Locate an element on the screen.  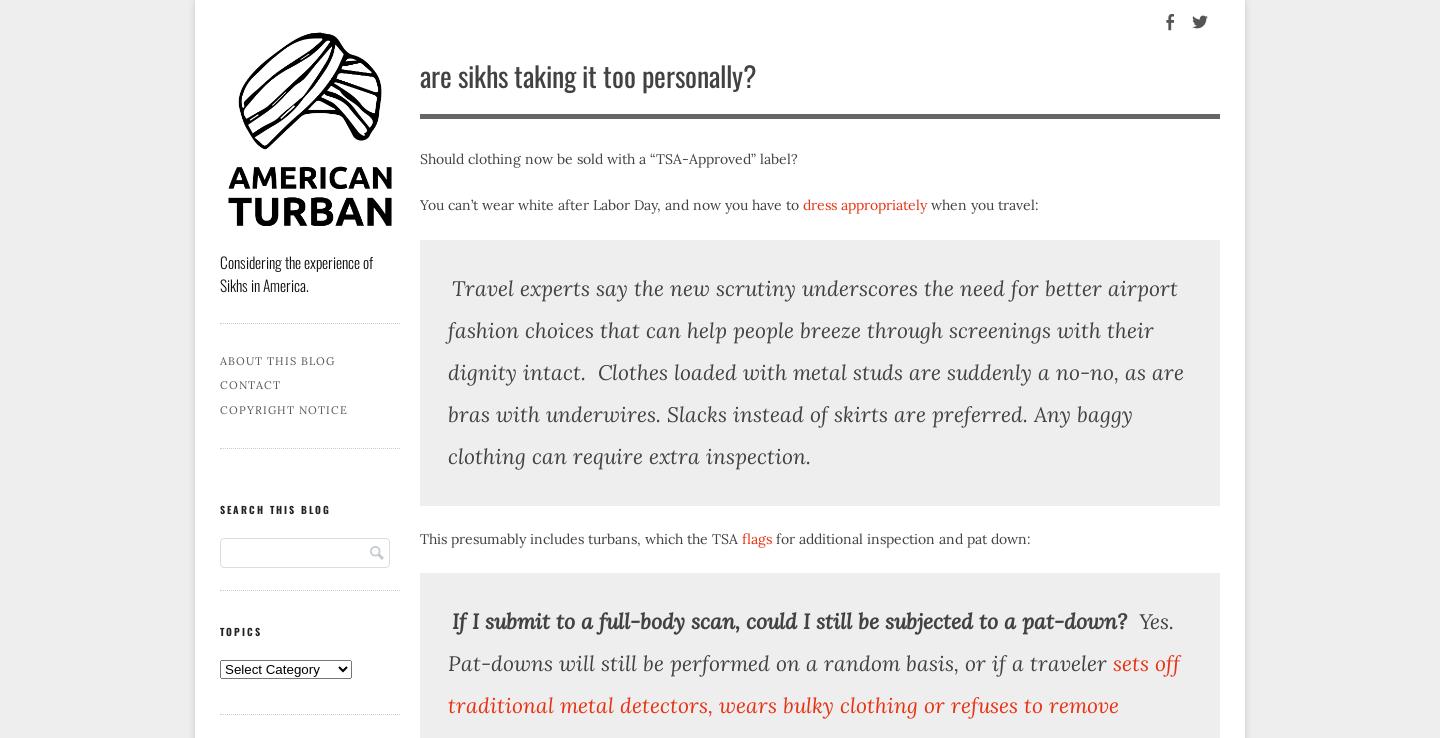
'dress appropriately' is located at coordinates (802, 205).